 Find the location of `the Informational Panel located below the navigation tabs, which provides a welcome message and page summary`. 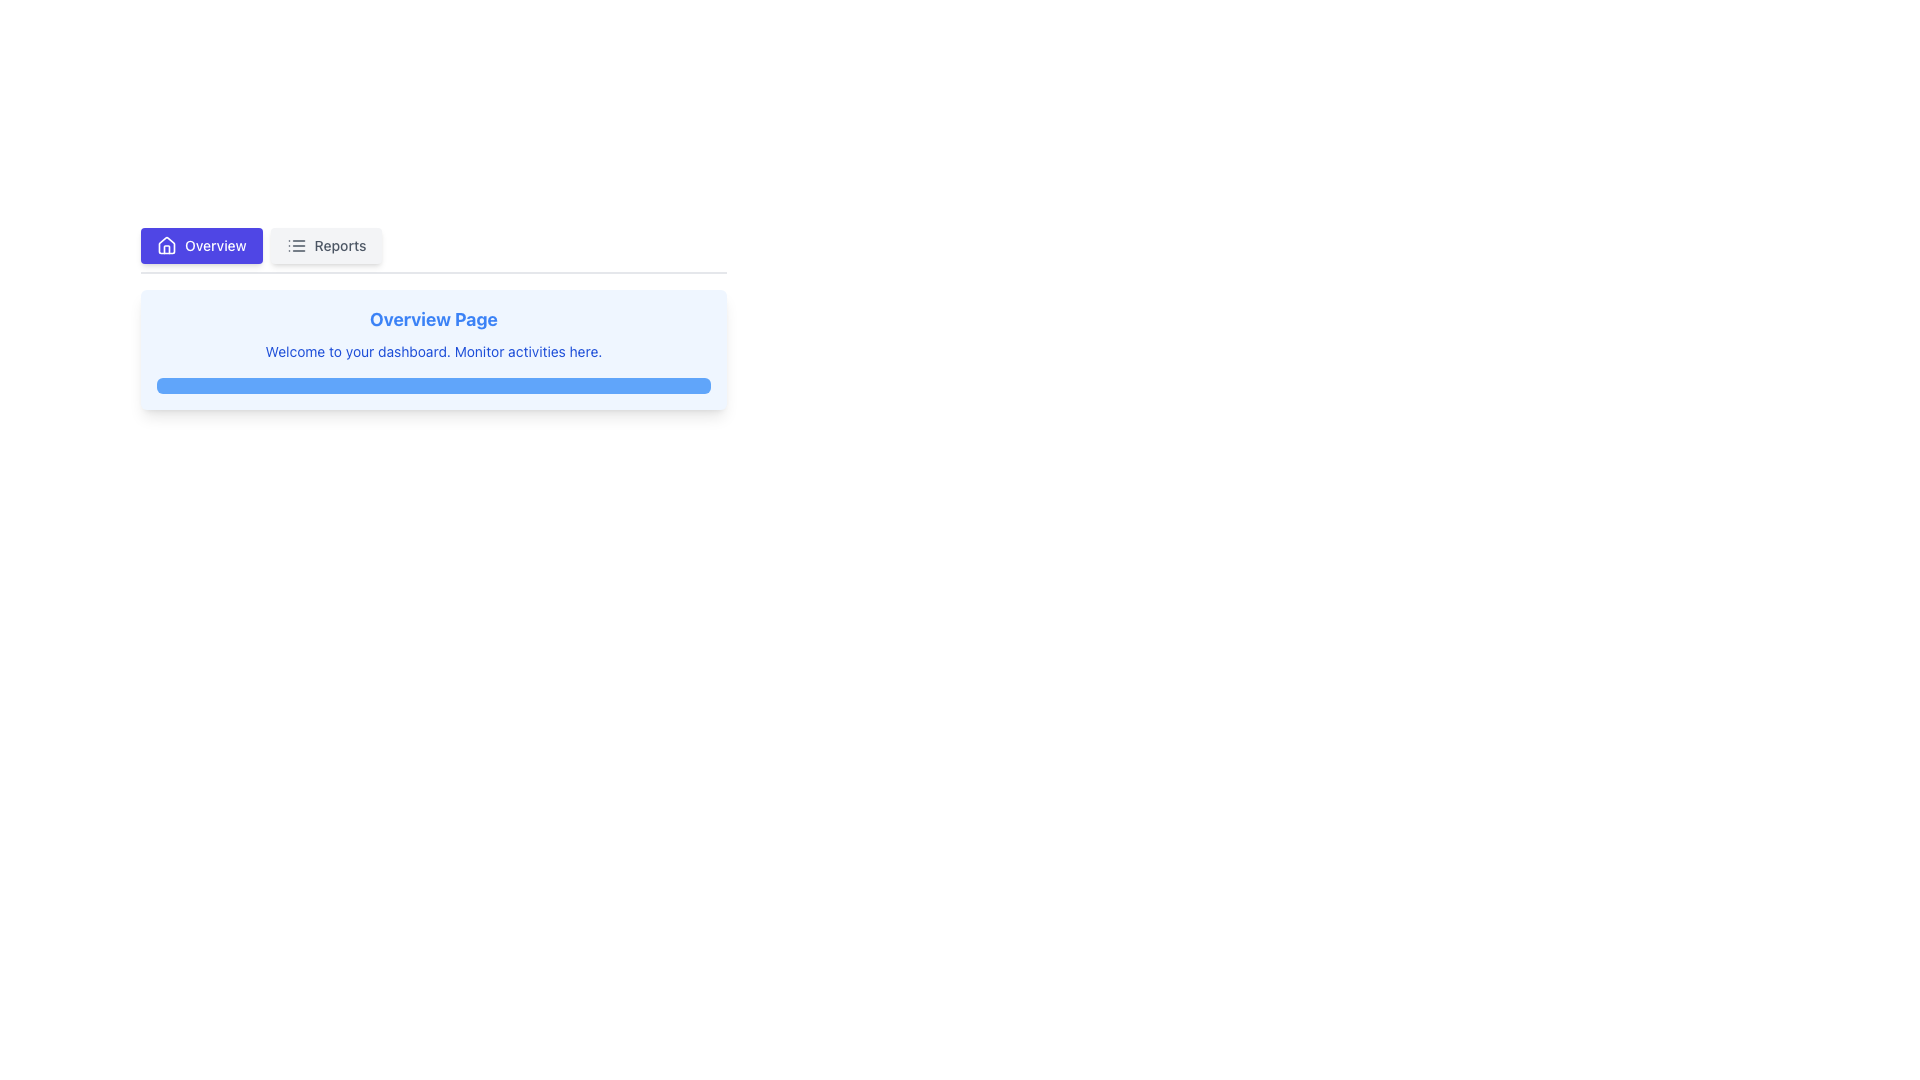

the Informational Panel located below the navigation tabs, which provides a welcome message and page summary is located at coordinates (432, 349).